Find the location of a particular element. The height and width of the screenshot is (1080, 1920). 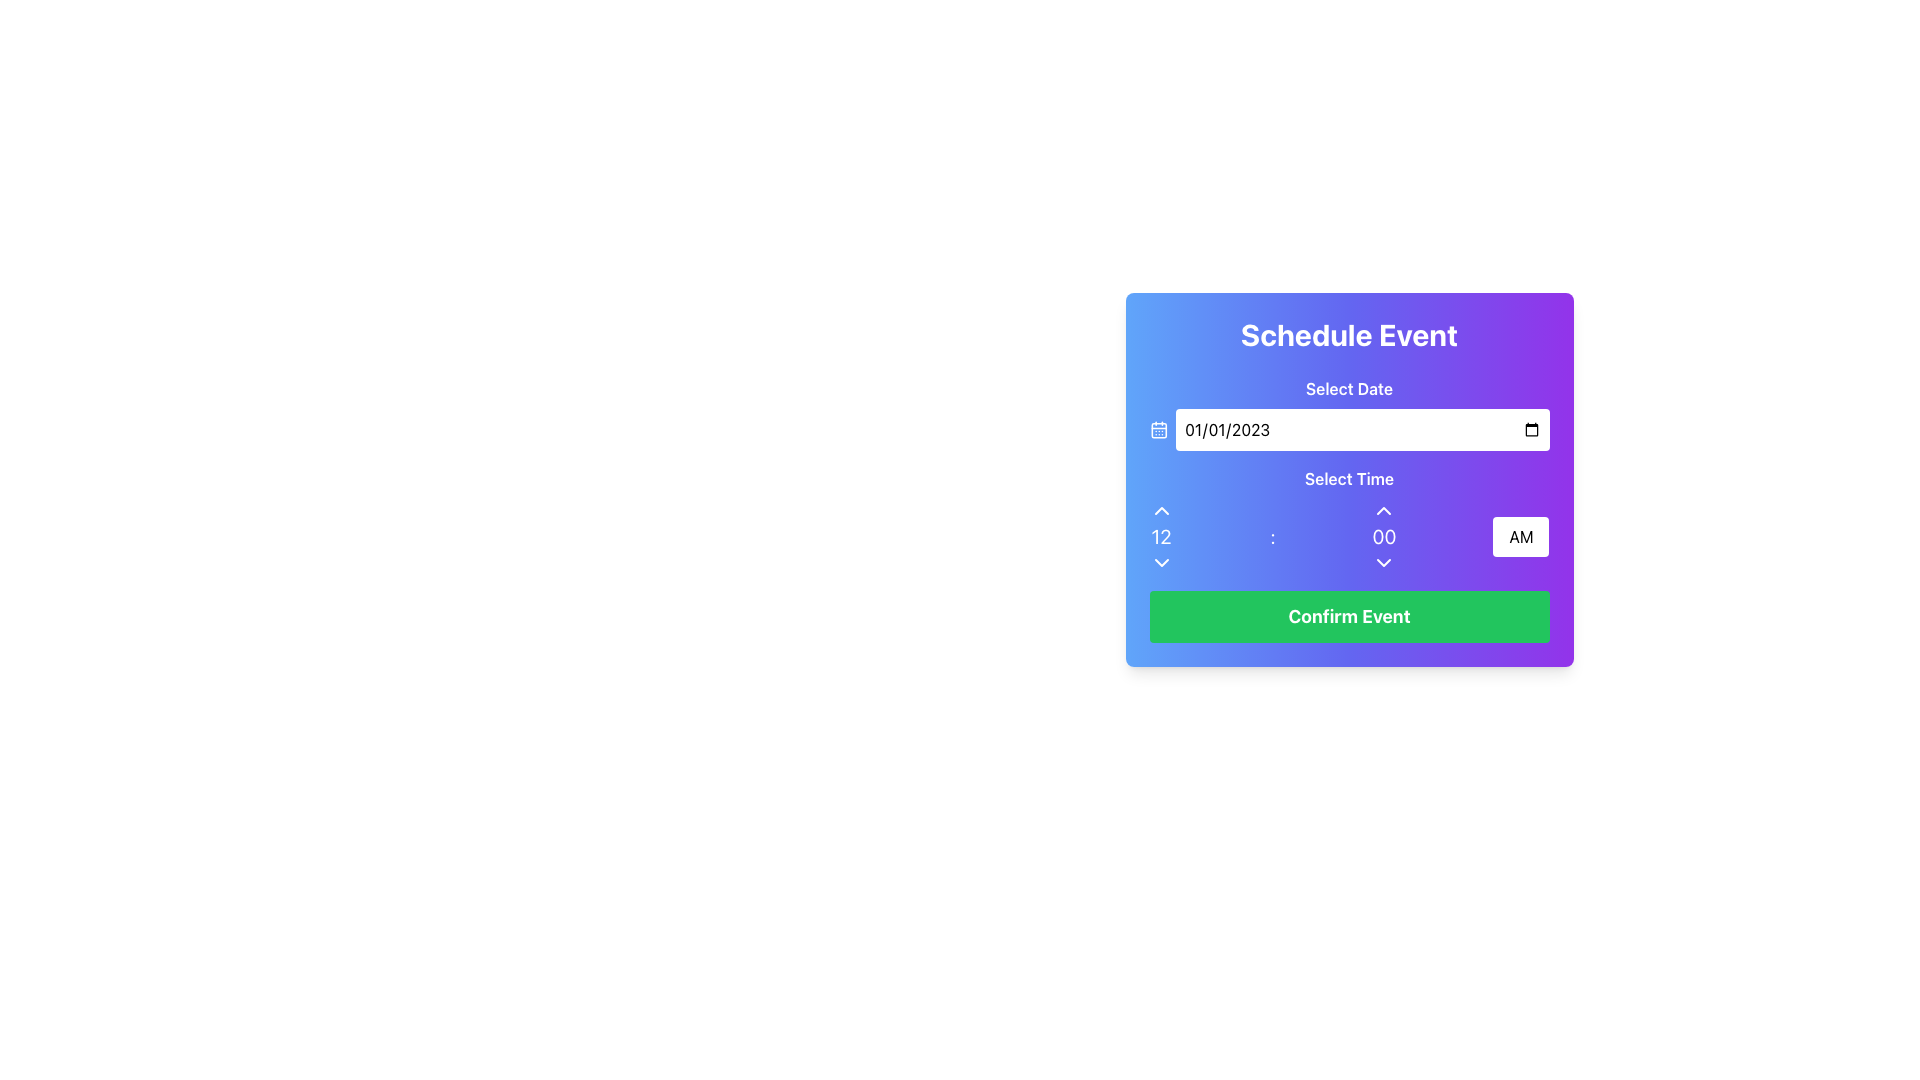

the colon (:) symbol in the time selection field, which is positioned centrally between the hour input field labeled '12' and the minute input field labeled '00' is located at coordinates (1271, 535).